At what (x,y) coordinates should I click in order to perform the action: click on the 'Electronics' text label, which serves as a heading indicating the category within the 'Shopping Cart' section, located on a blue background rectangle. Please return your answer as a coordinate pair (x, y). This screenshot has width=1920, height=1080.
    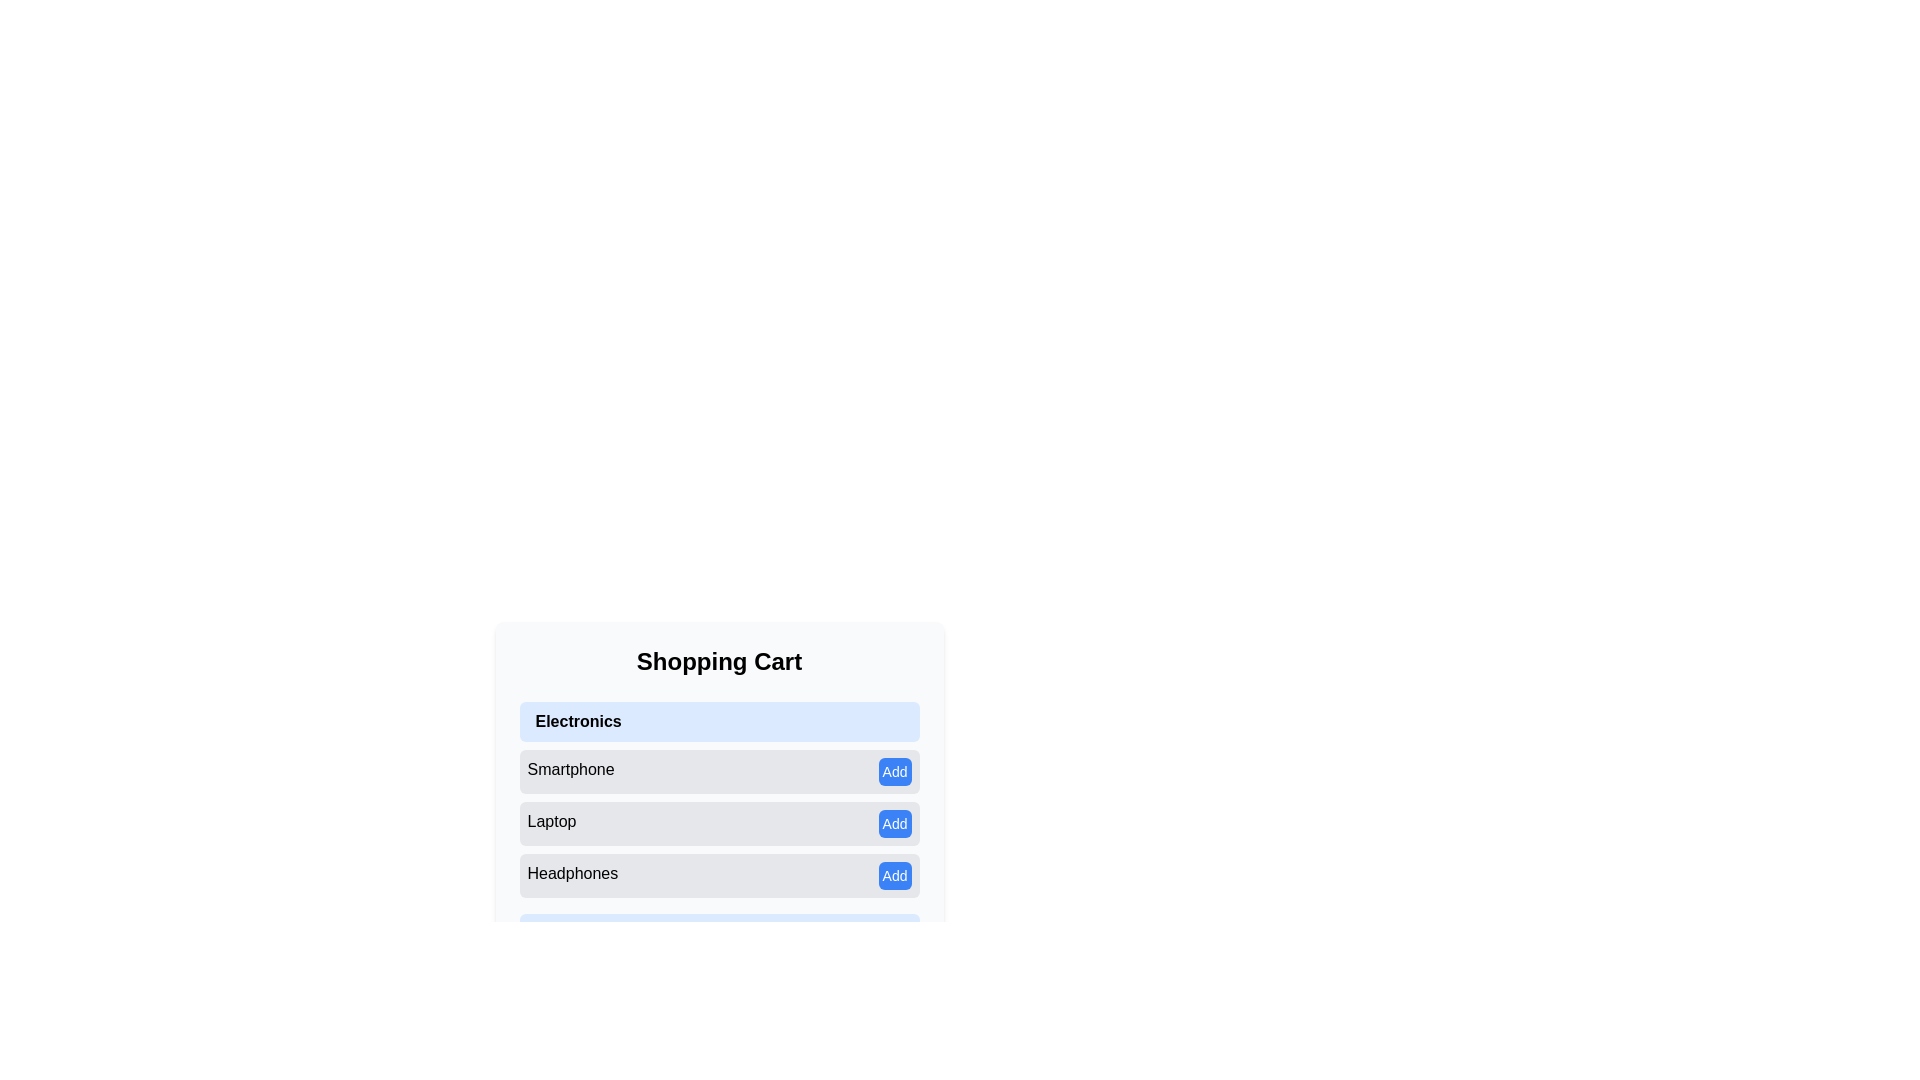
    Looking at the image, I should click on (577, 721).